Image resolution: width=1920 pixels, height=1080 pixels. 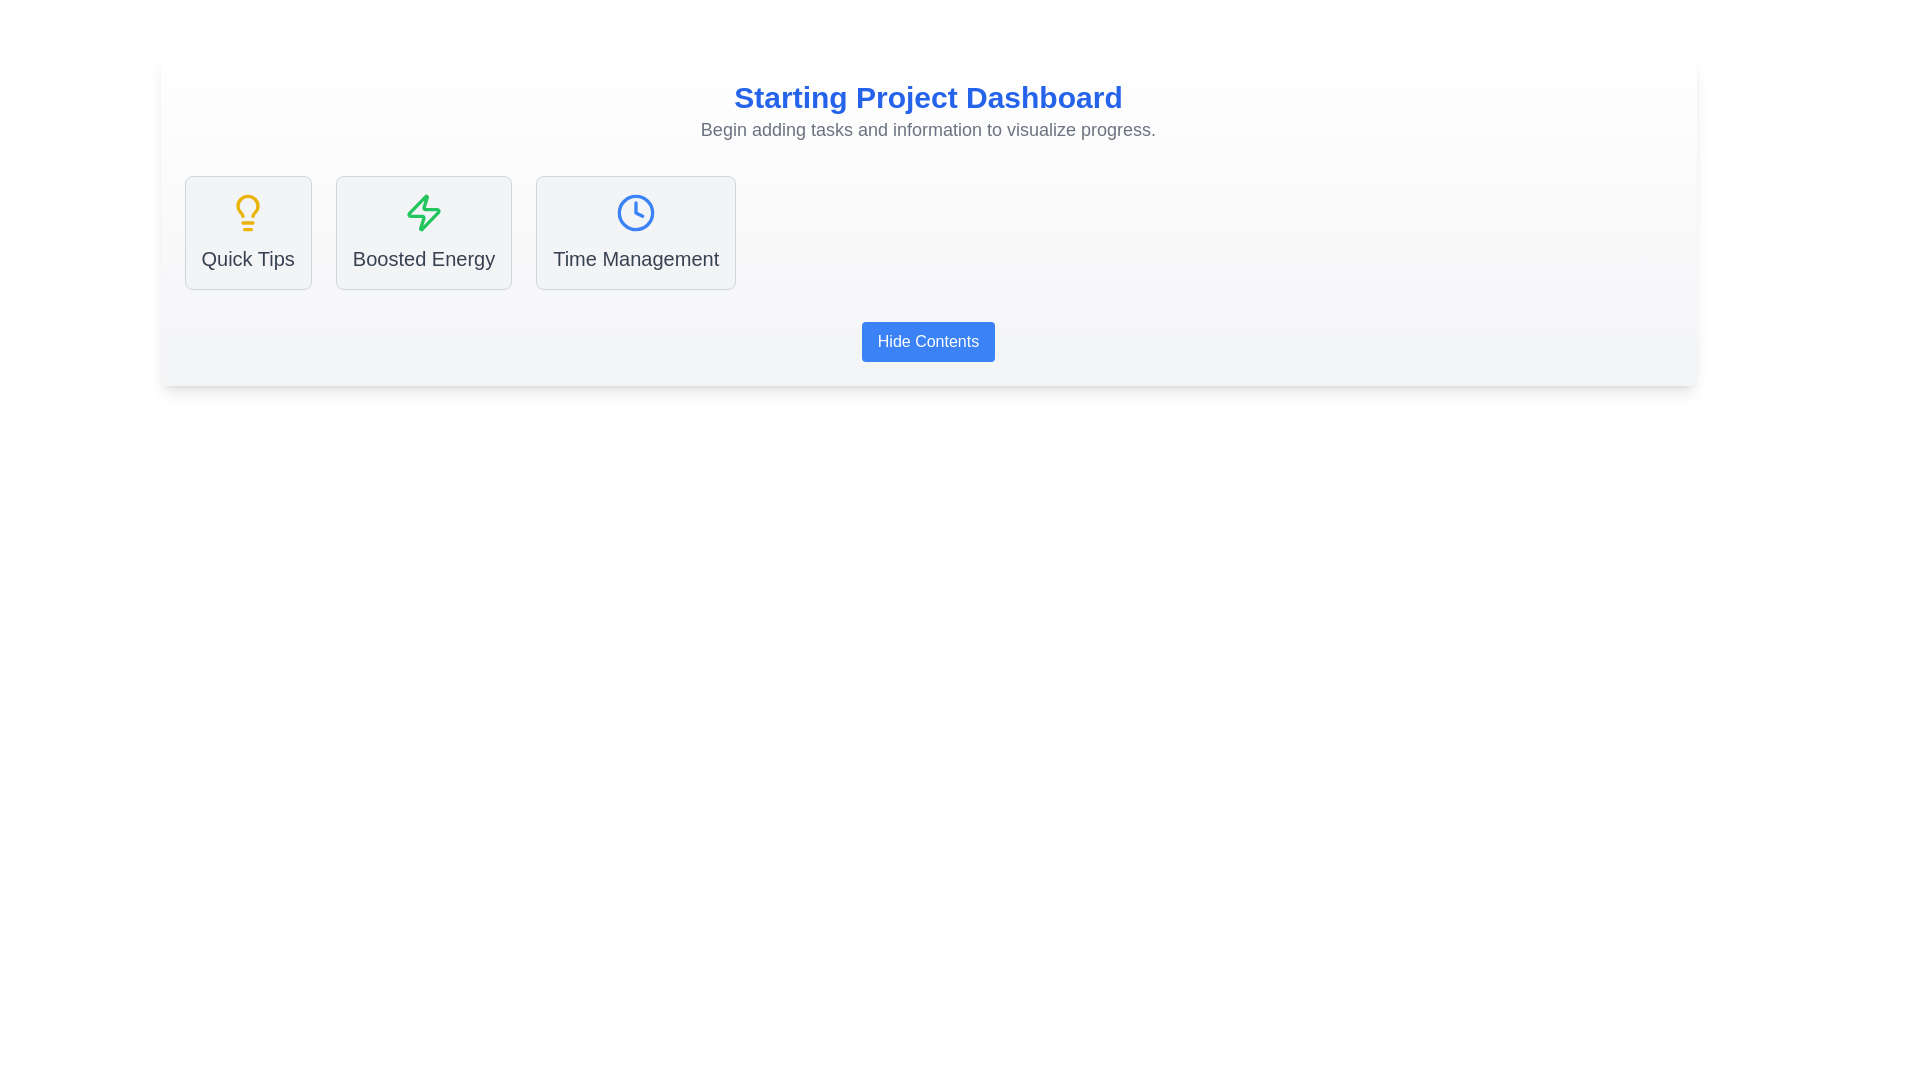 I want to click on the 'Boosted Energy' icon, which visually represents an energy-boosting feature, located centrally within the corresponding button, so click(x=422, y=212).